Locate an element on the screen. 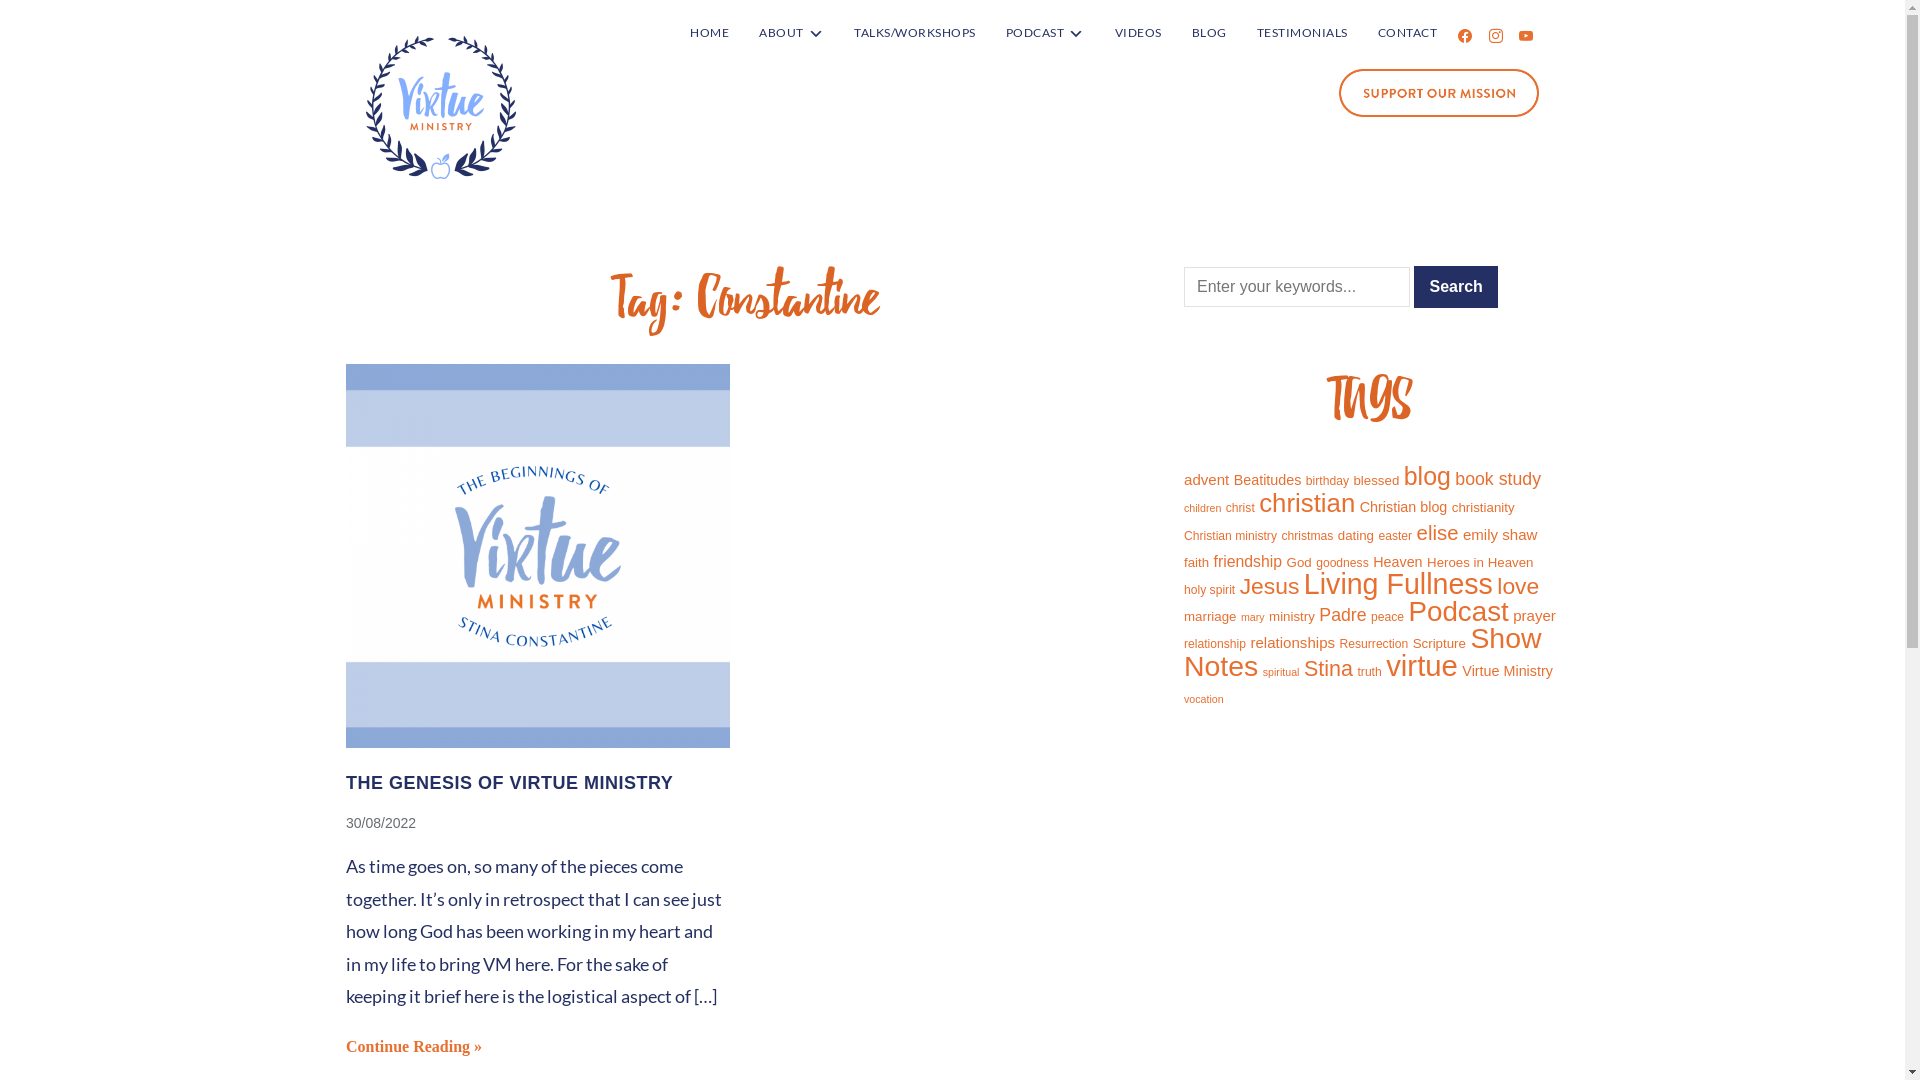 The width and height of the screenshot is (1920, 1080). 'TESTIMONIALS' is located at coordinates (1255, 33).